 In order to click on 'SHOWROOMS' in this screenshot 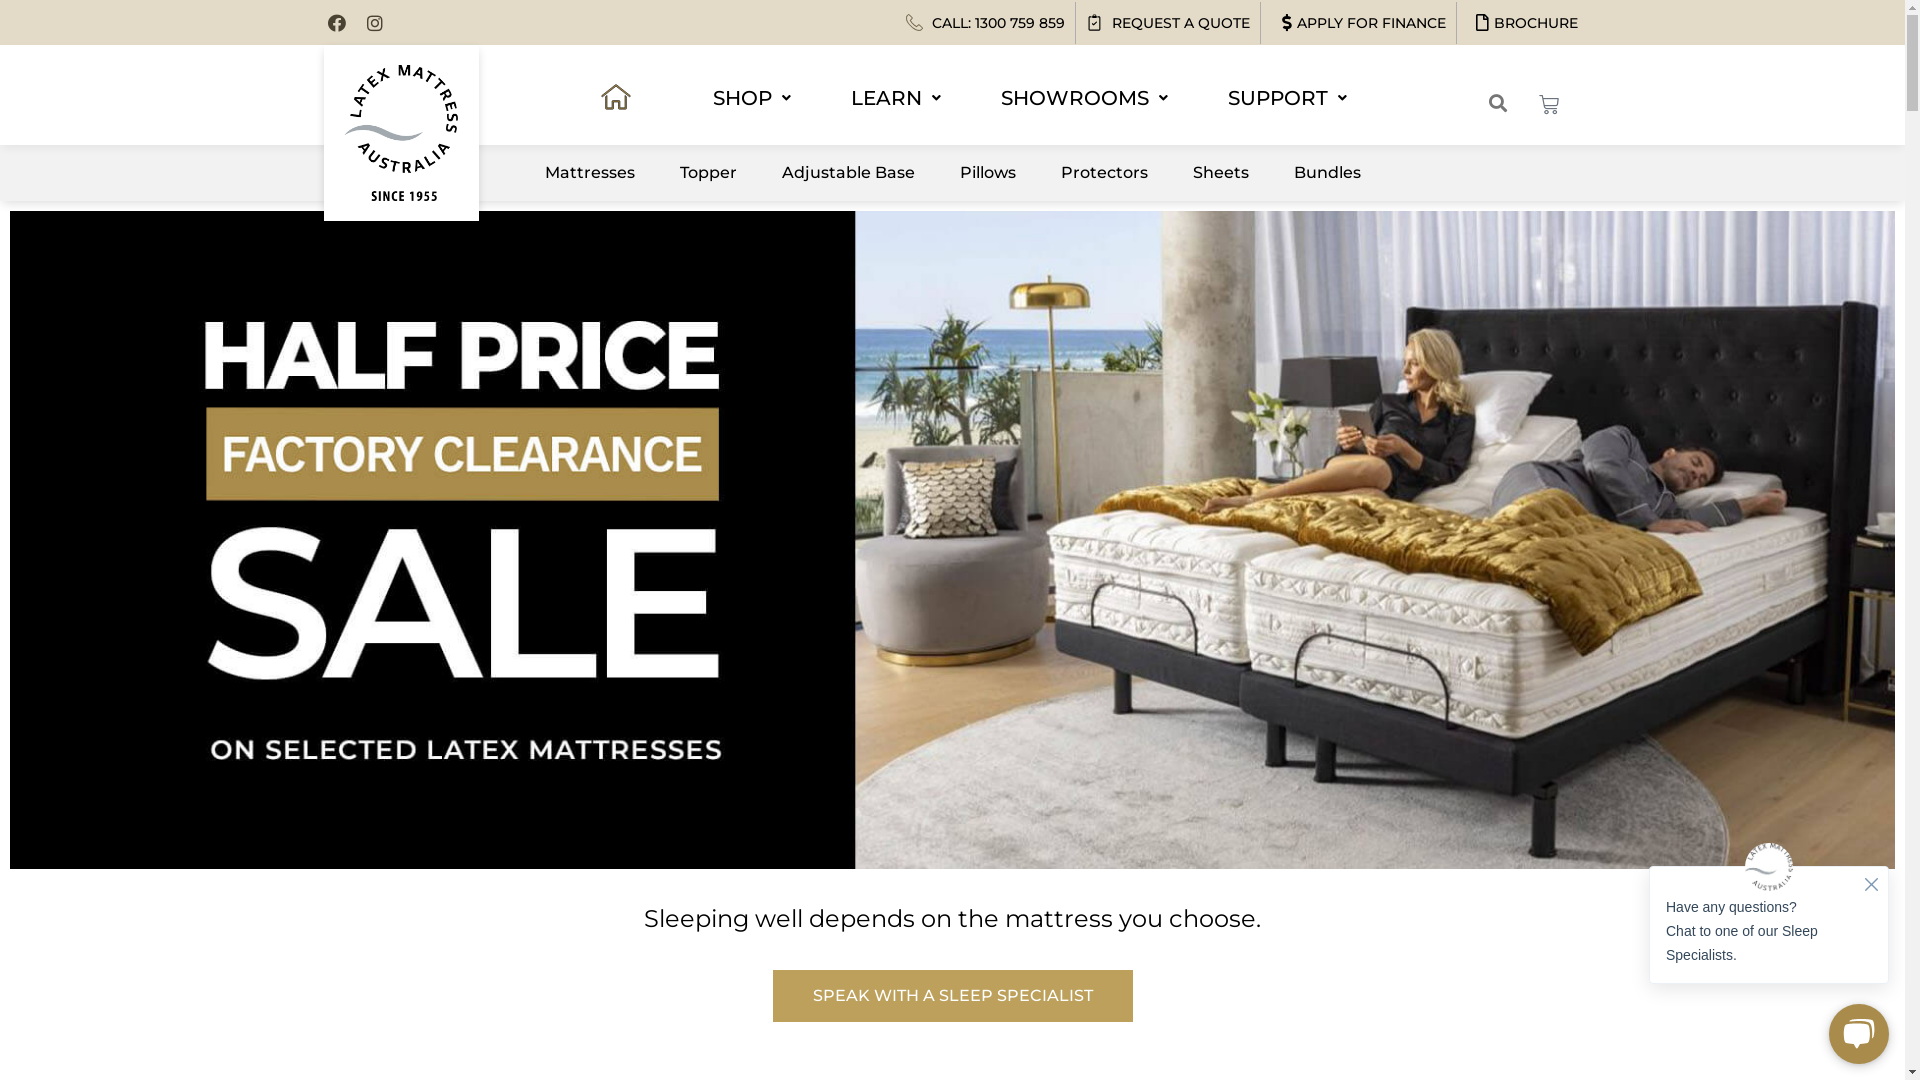, I will do `click(985, 97)`.